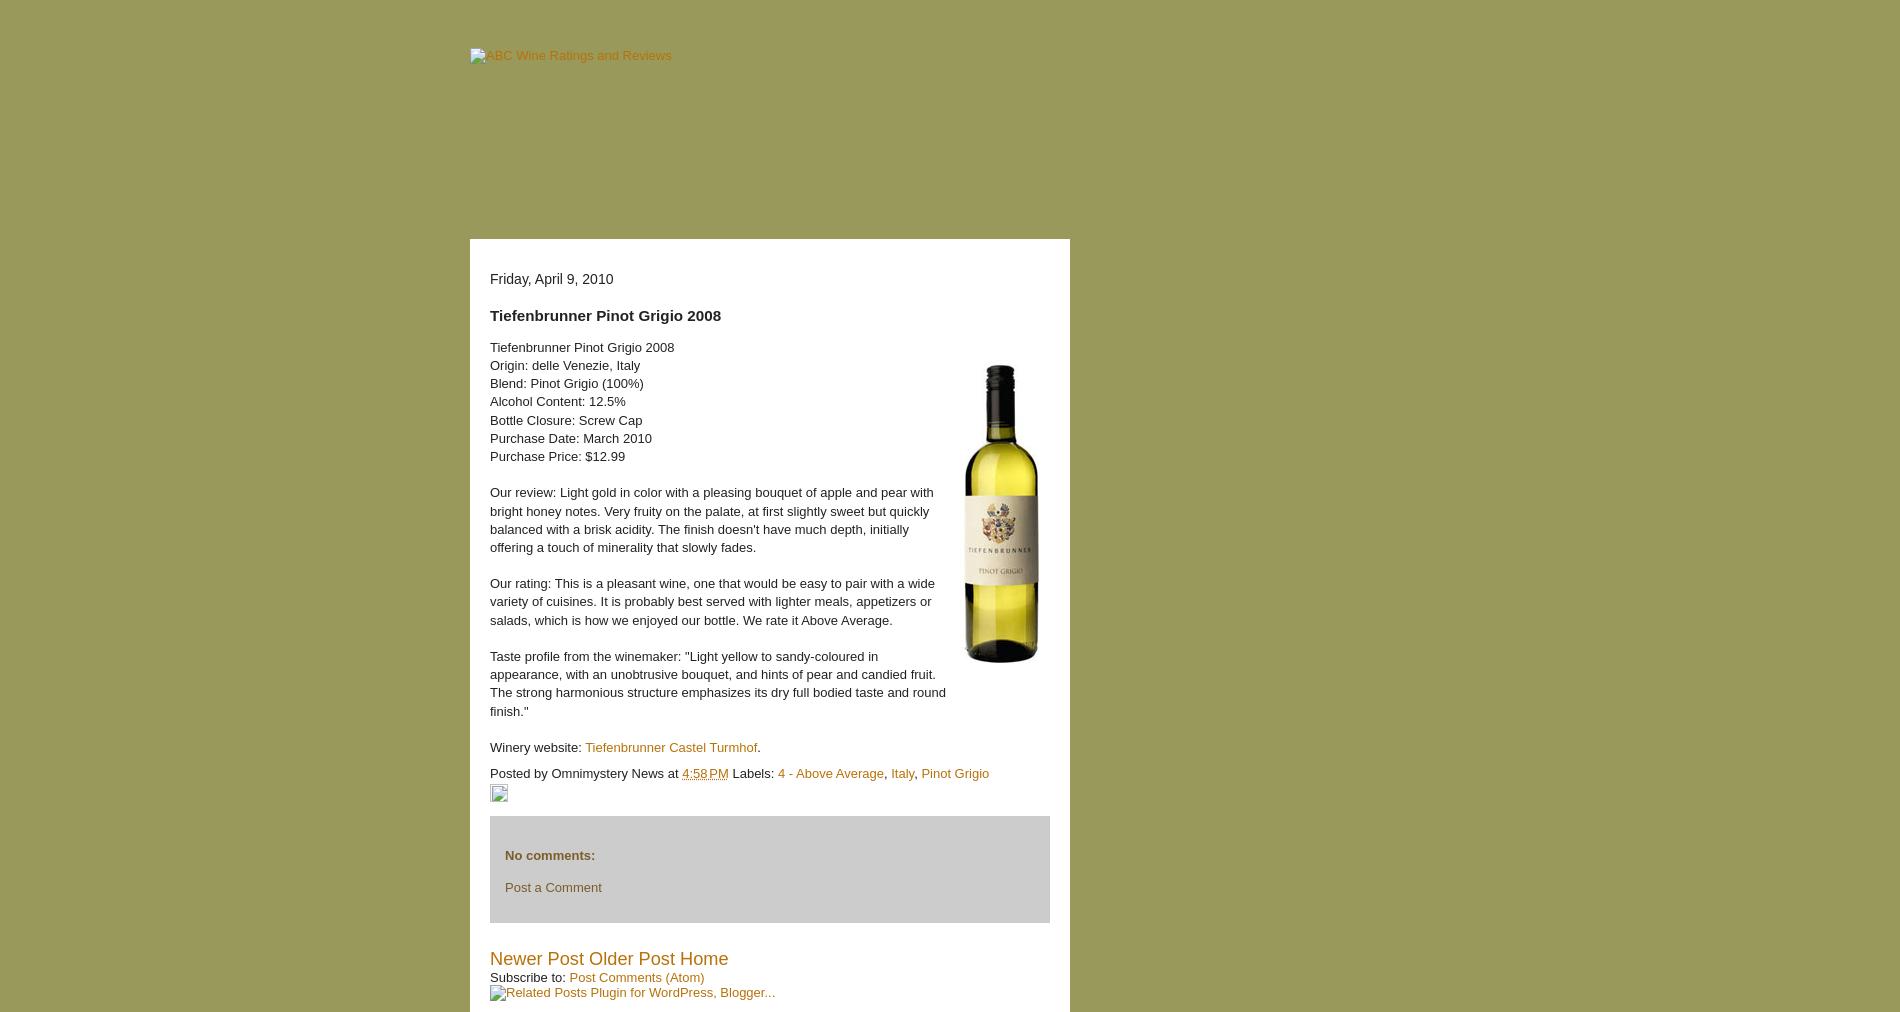 The width and height of the screenshot is (1900, 1012). I want to click on 'Bottle Closure: Screw Cap', so click(566, 419).